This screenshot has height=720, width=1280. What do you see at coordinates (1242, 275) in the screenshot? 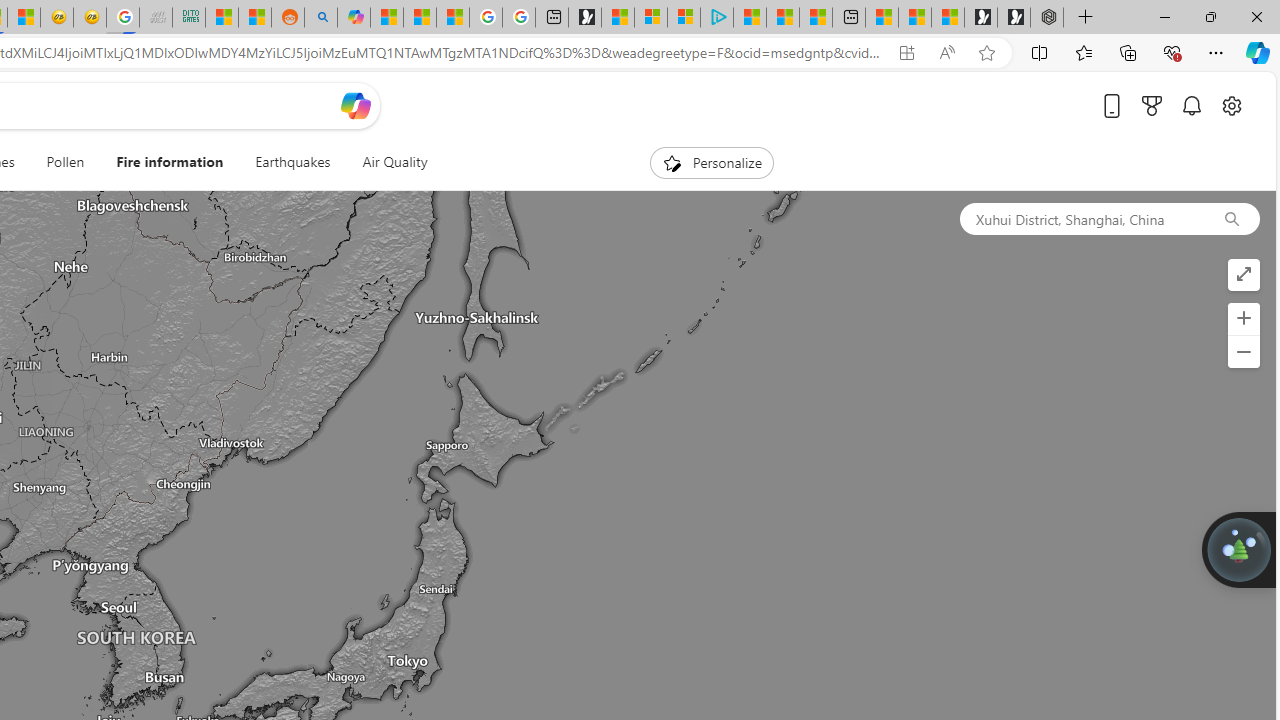
I see `'Enter full screen mode'` at bounding box center [1242, 275].